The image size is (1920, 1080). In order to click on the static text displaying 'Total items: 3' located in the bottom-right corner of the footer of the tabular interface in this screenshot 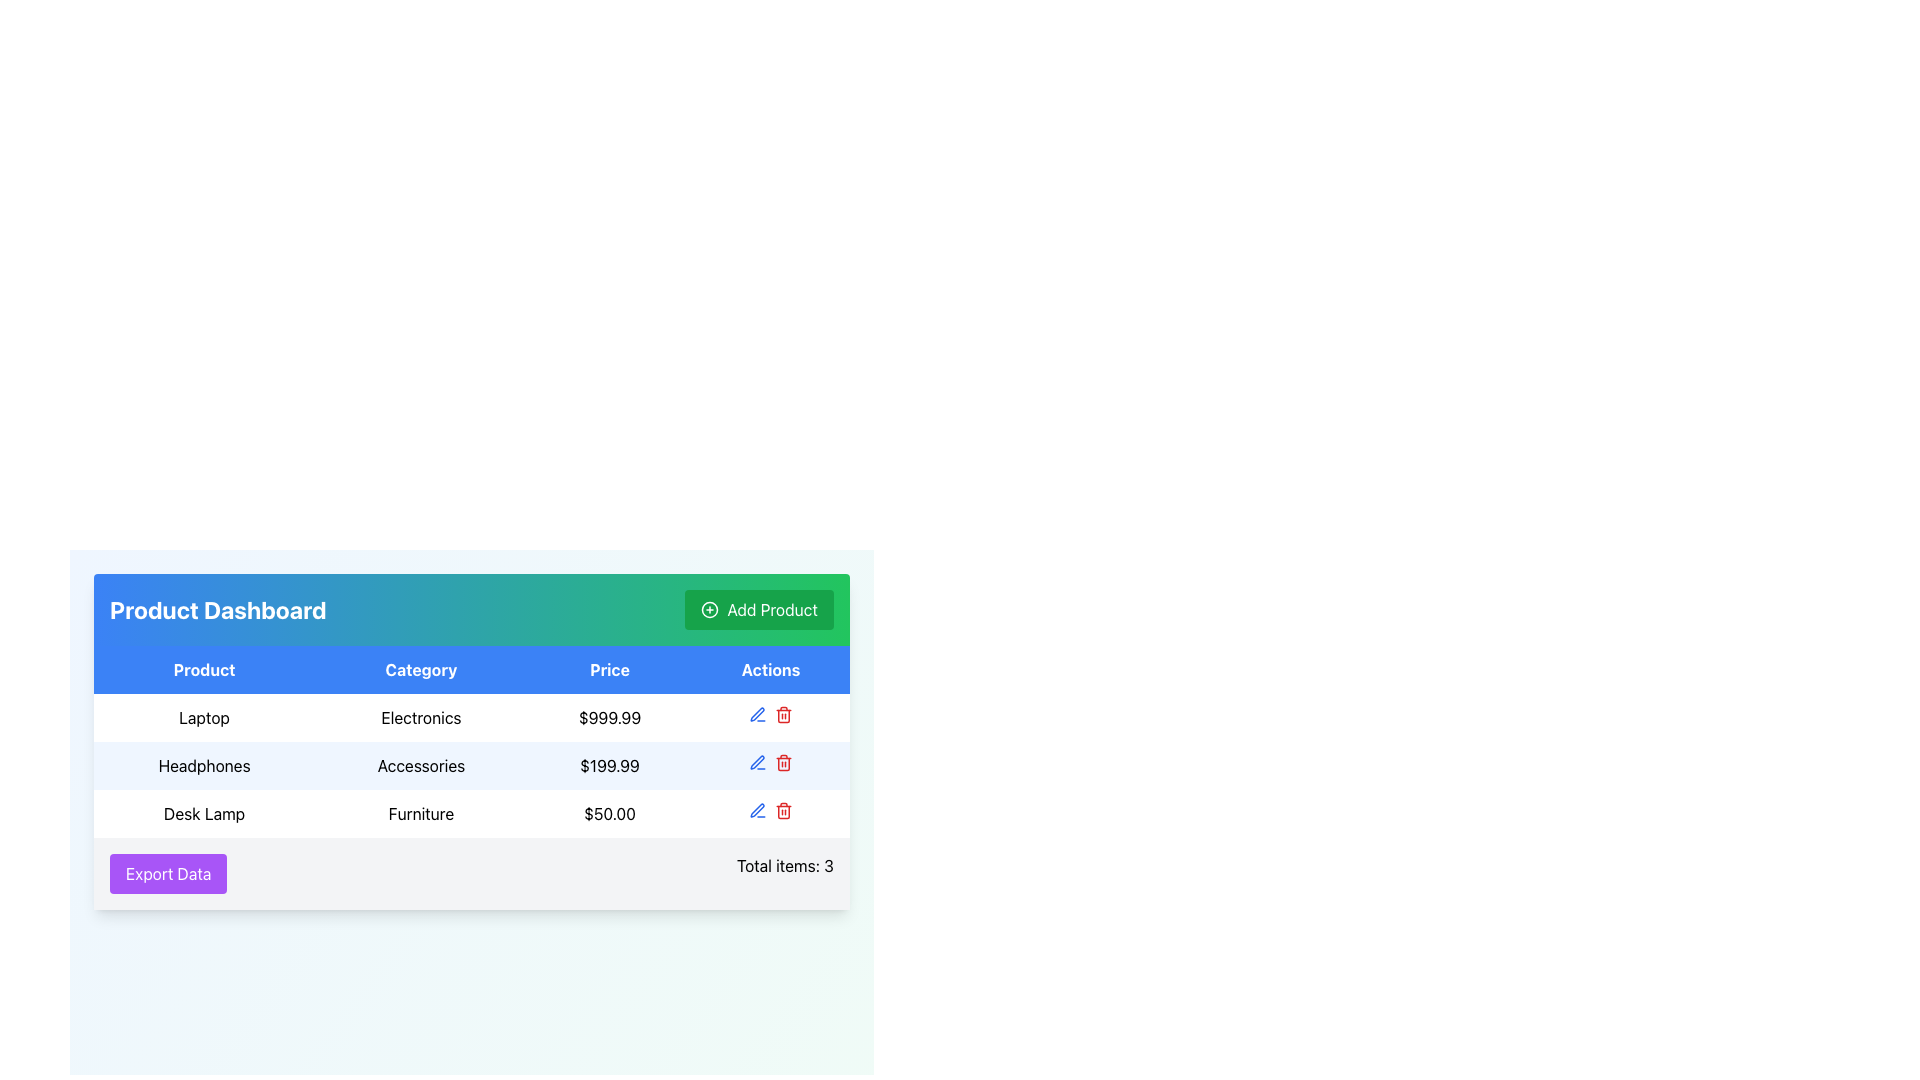, I will do `click(784, 873)`.